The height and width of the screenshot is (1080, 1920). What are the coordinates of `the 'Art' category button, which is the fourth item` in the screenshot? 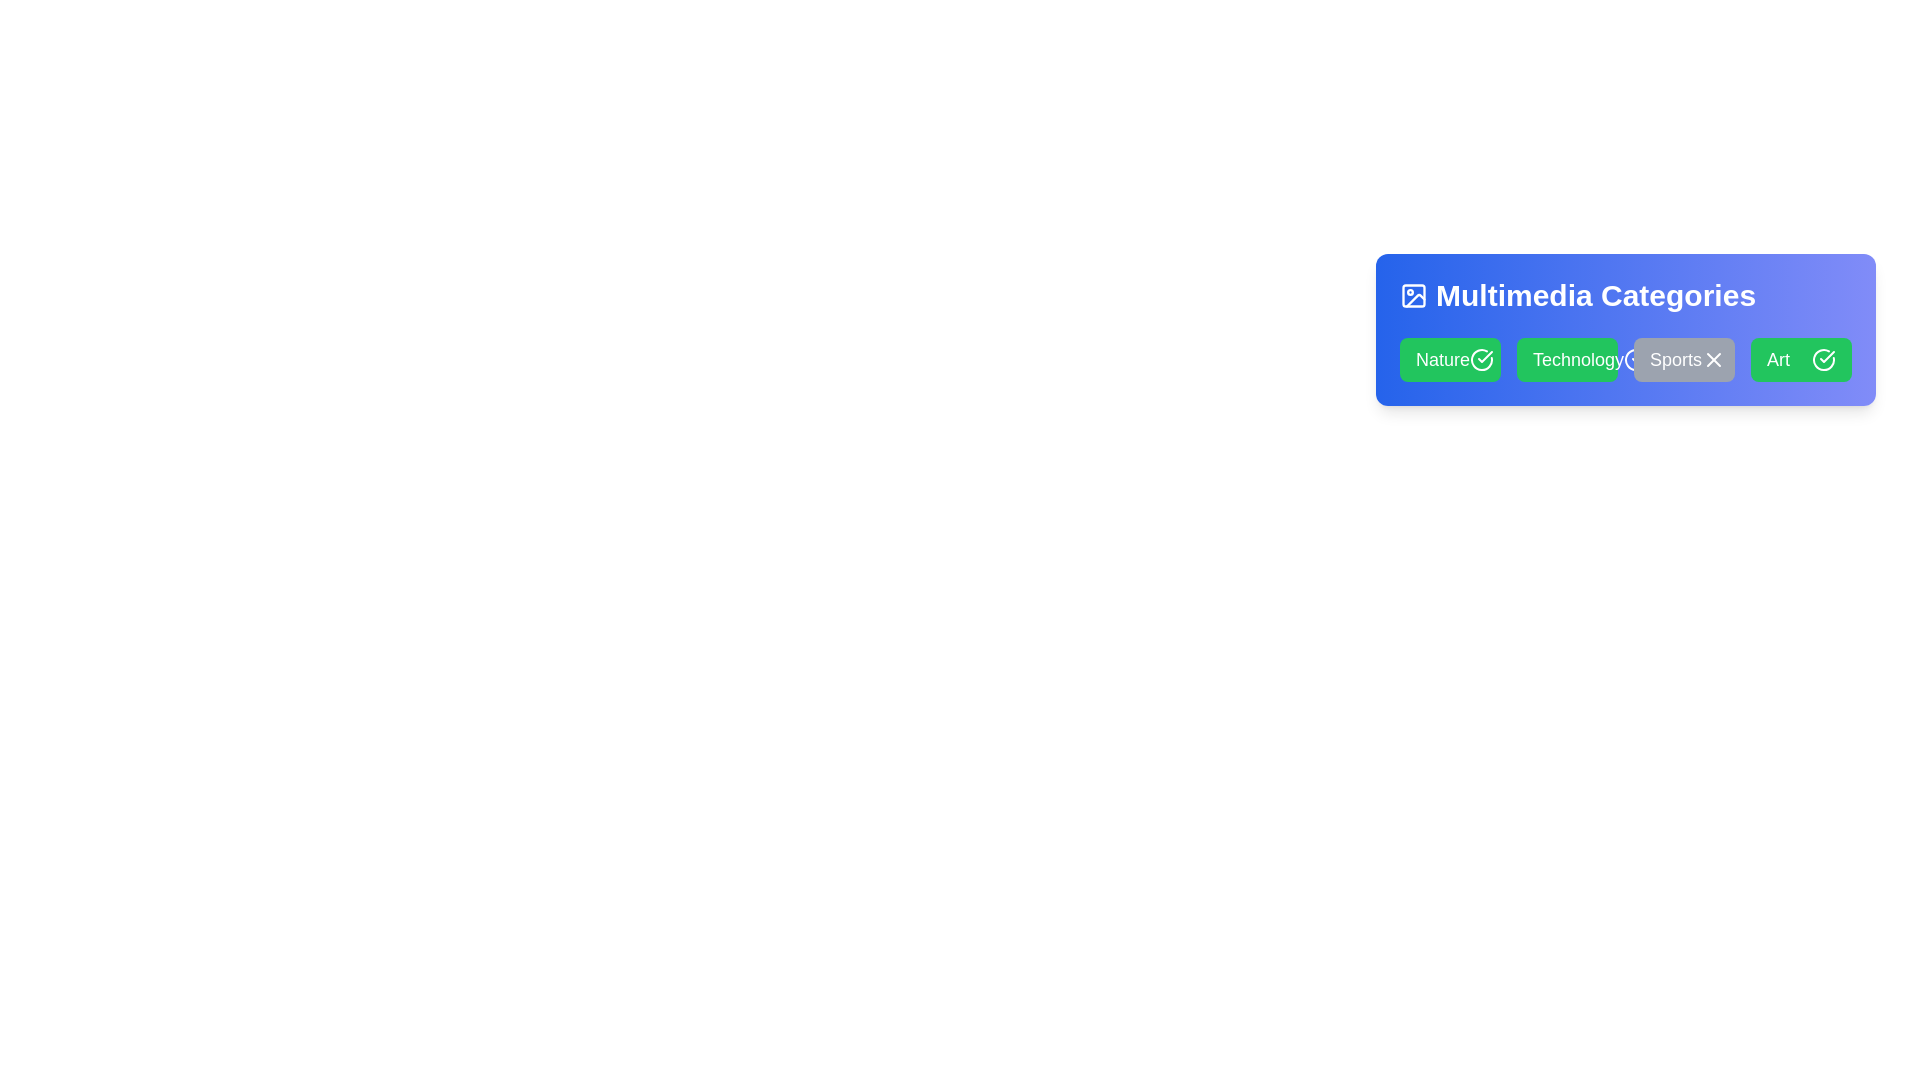 It's located at (1801, 358).